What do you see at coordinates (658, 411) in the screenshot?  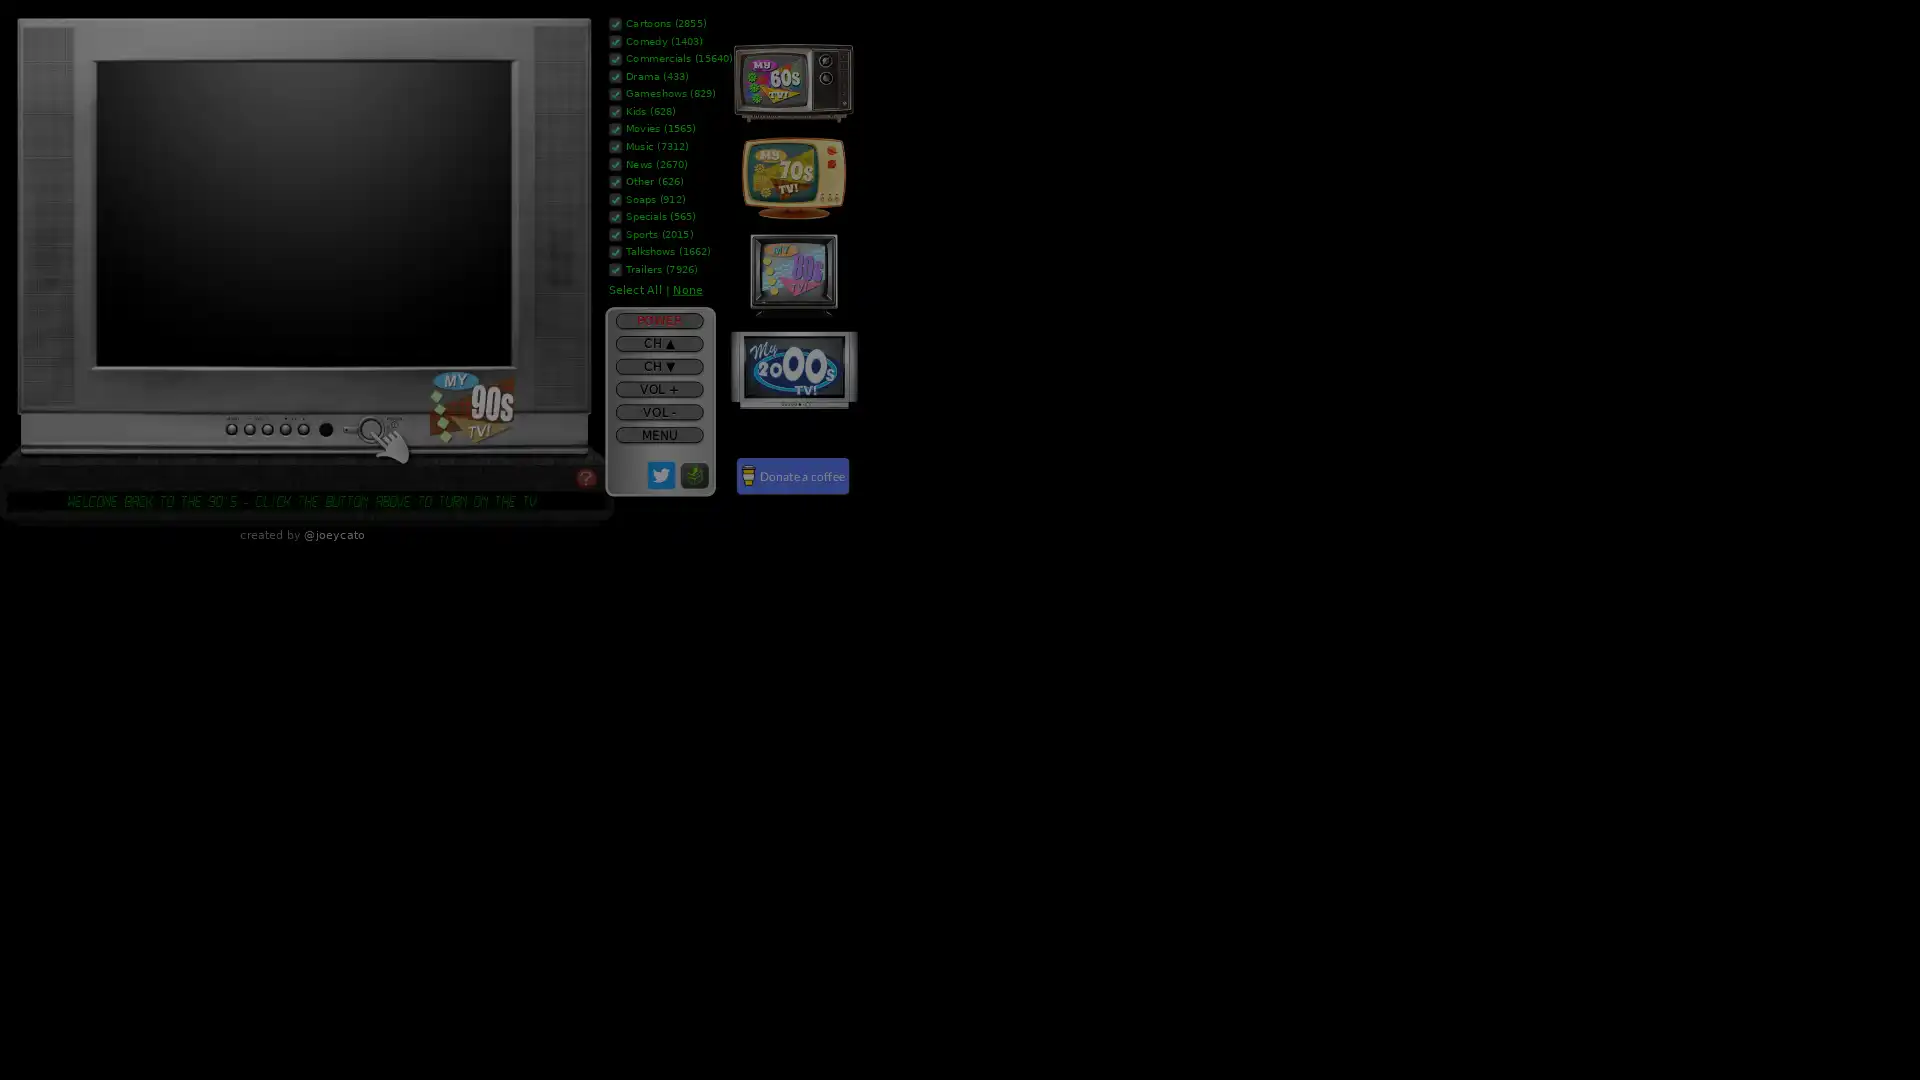 I see `VOL -` at bounding box center [658, 411].